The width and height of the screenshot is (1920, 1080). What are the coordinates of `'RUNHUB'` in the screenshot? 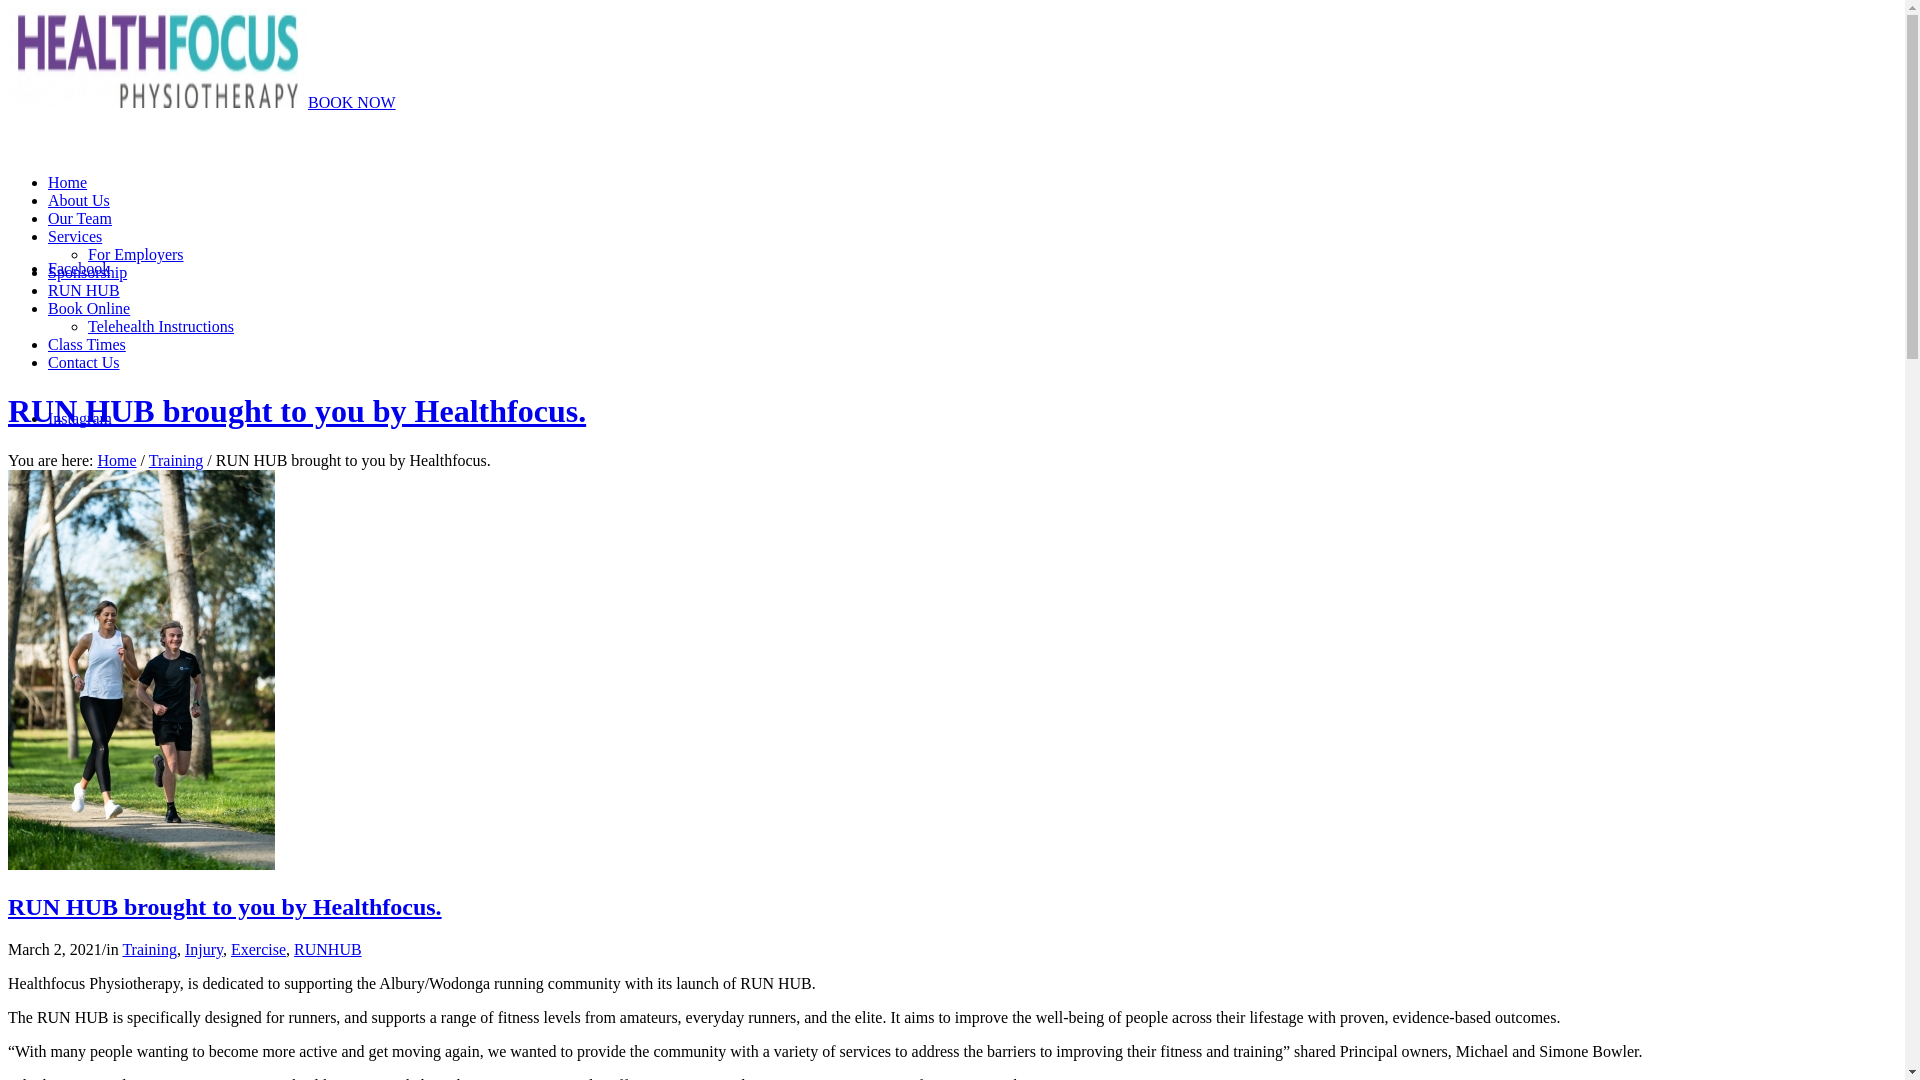 It's located at (327, 948).